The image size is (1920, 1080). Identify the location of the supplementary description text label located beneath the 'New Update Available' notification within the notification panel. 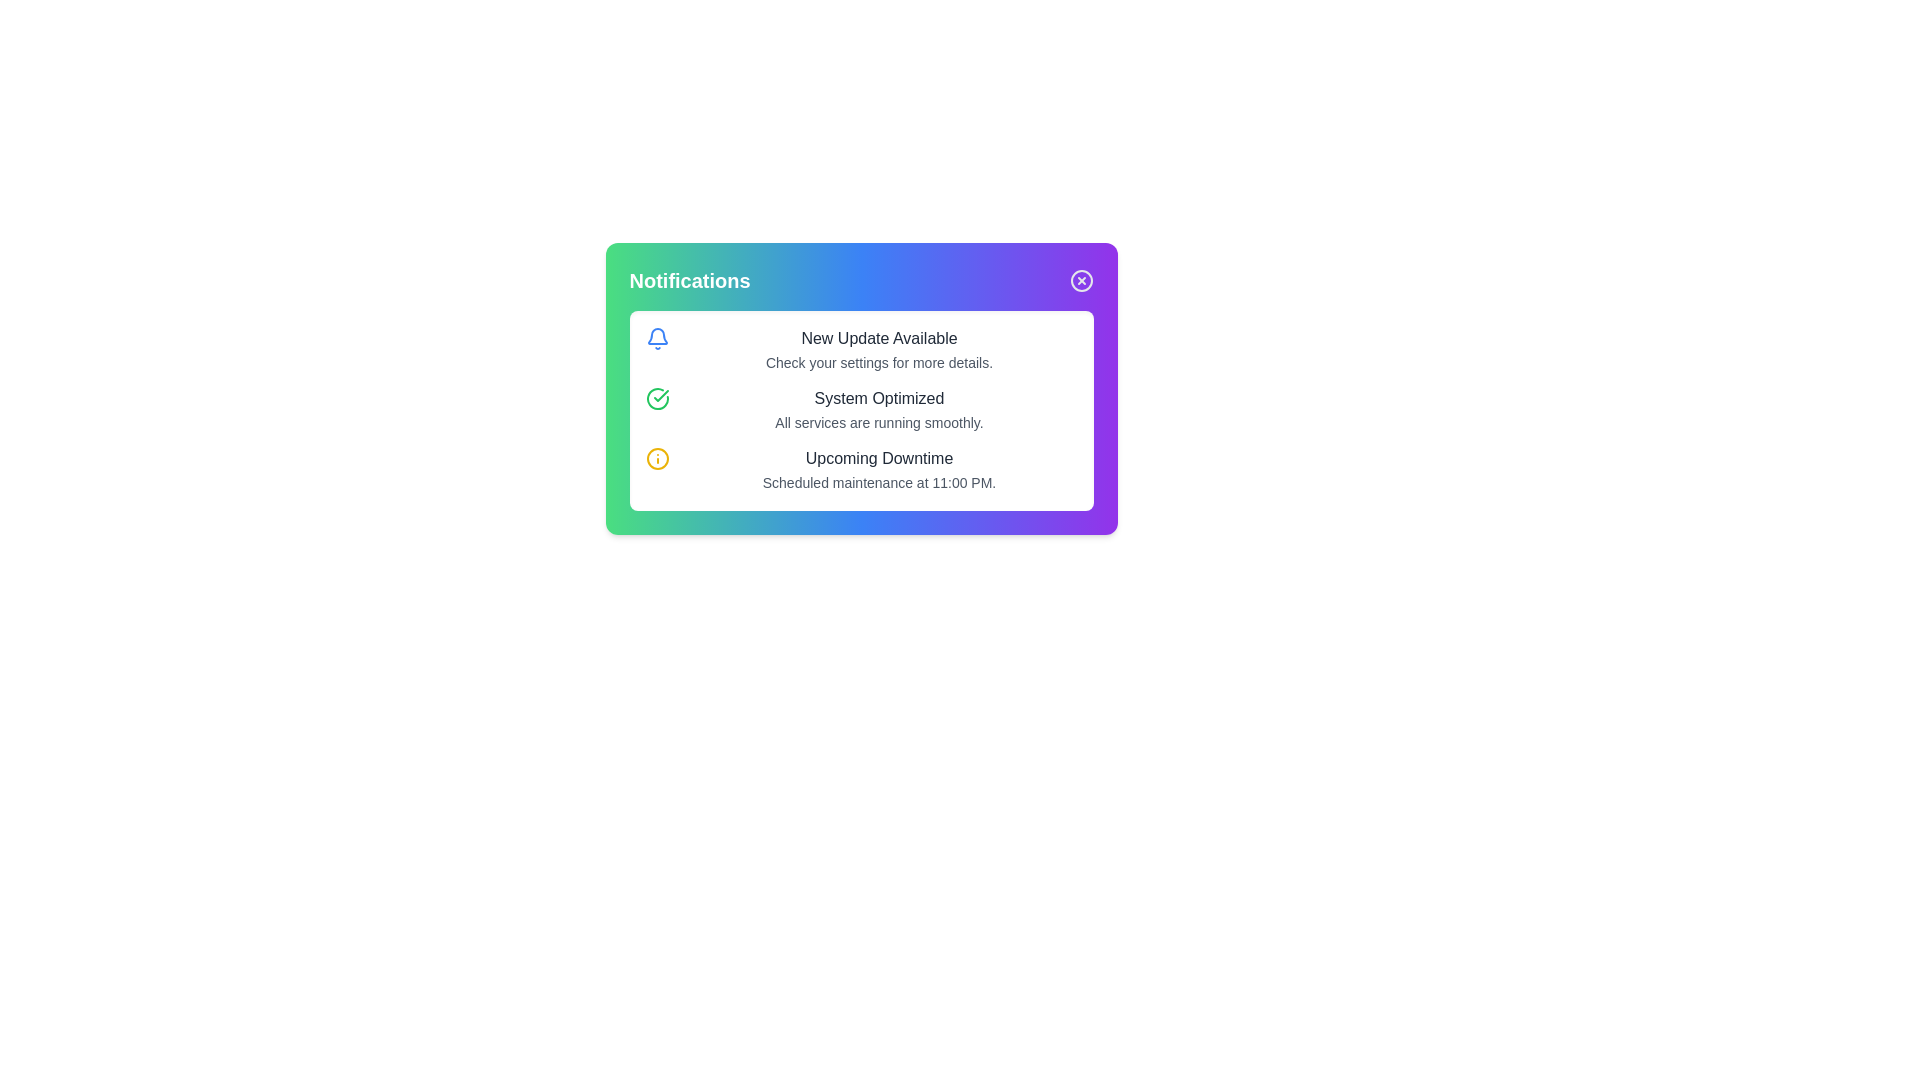
(879, 362).